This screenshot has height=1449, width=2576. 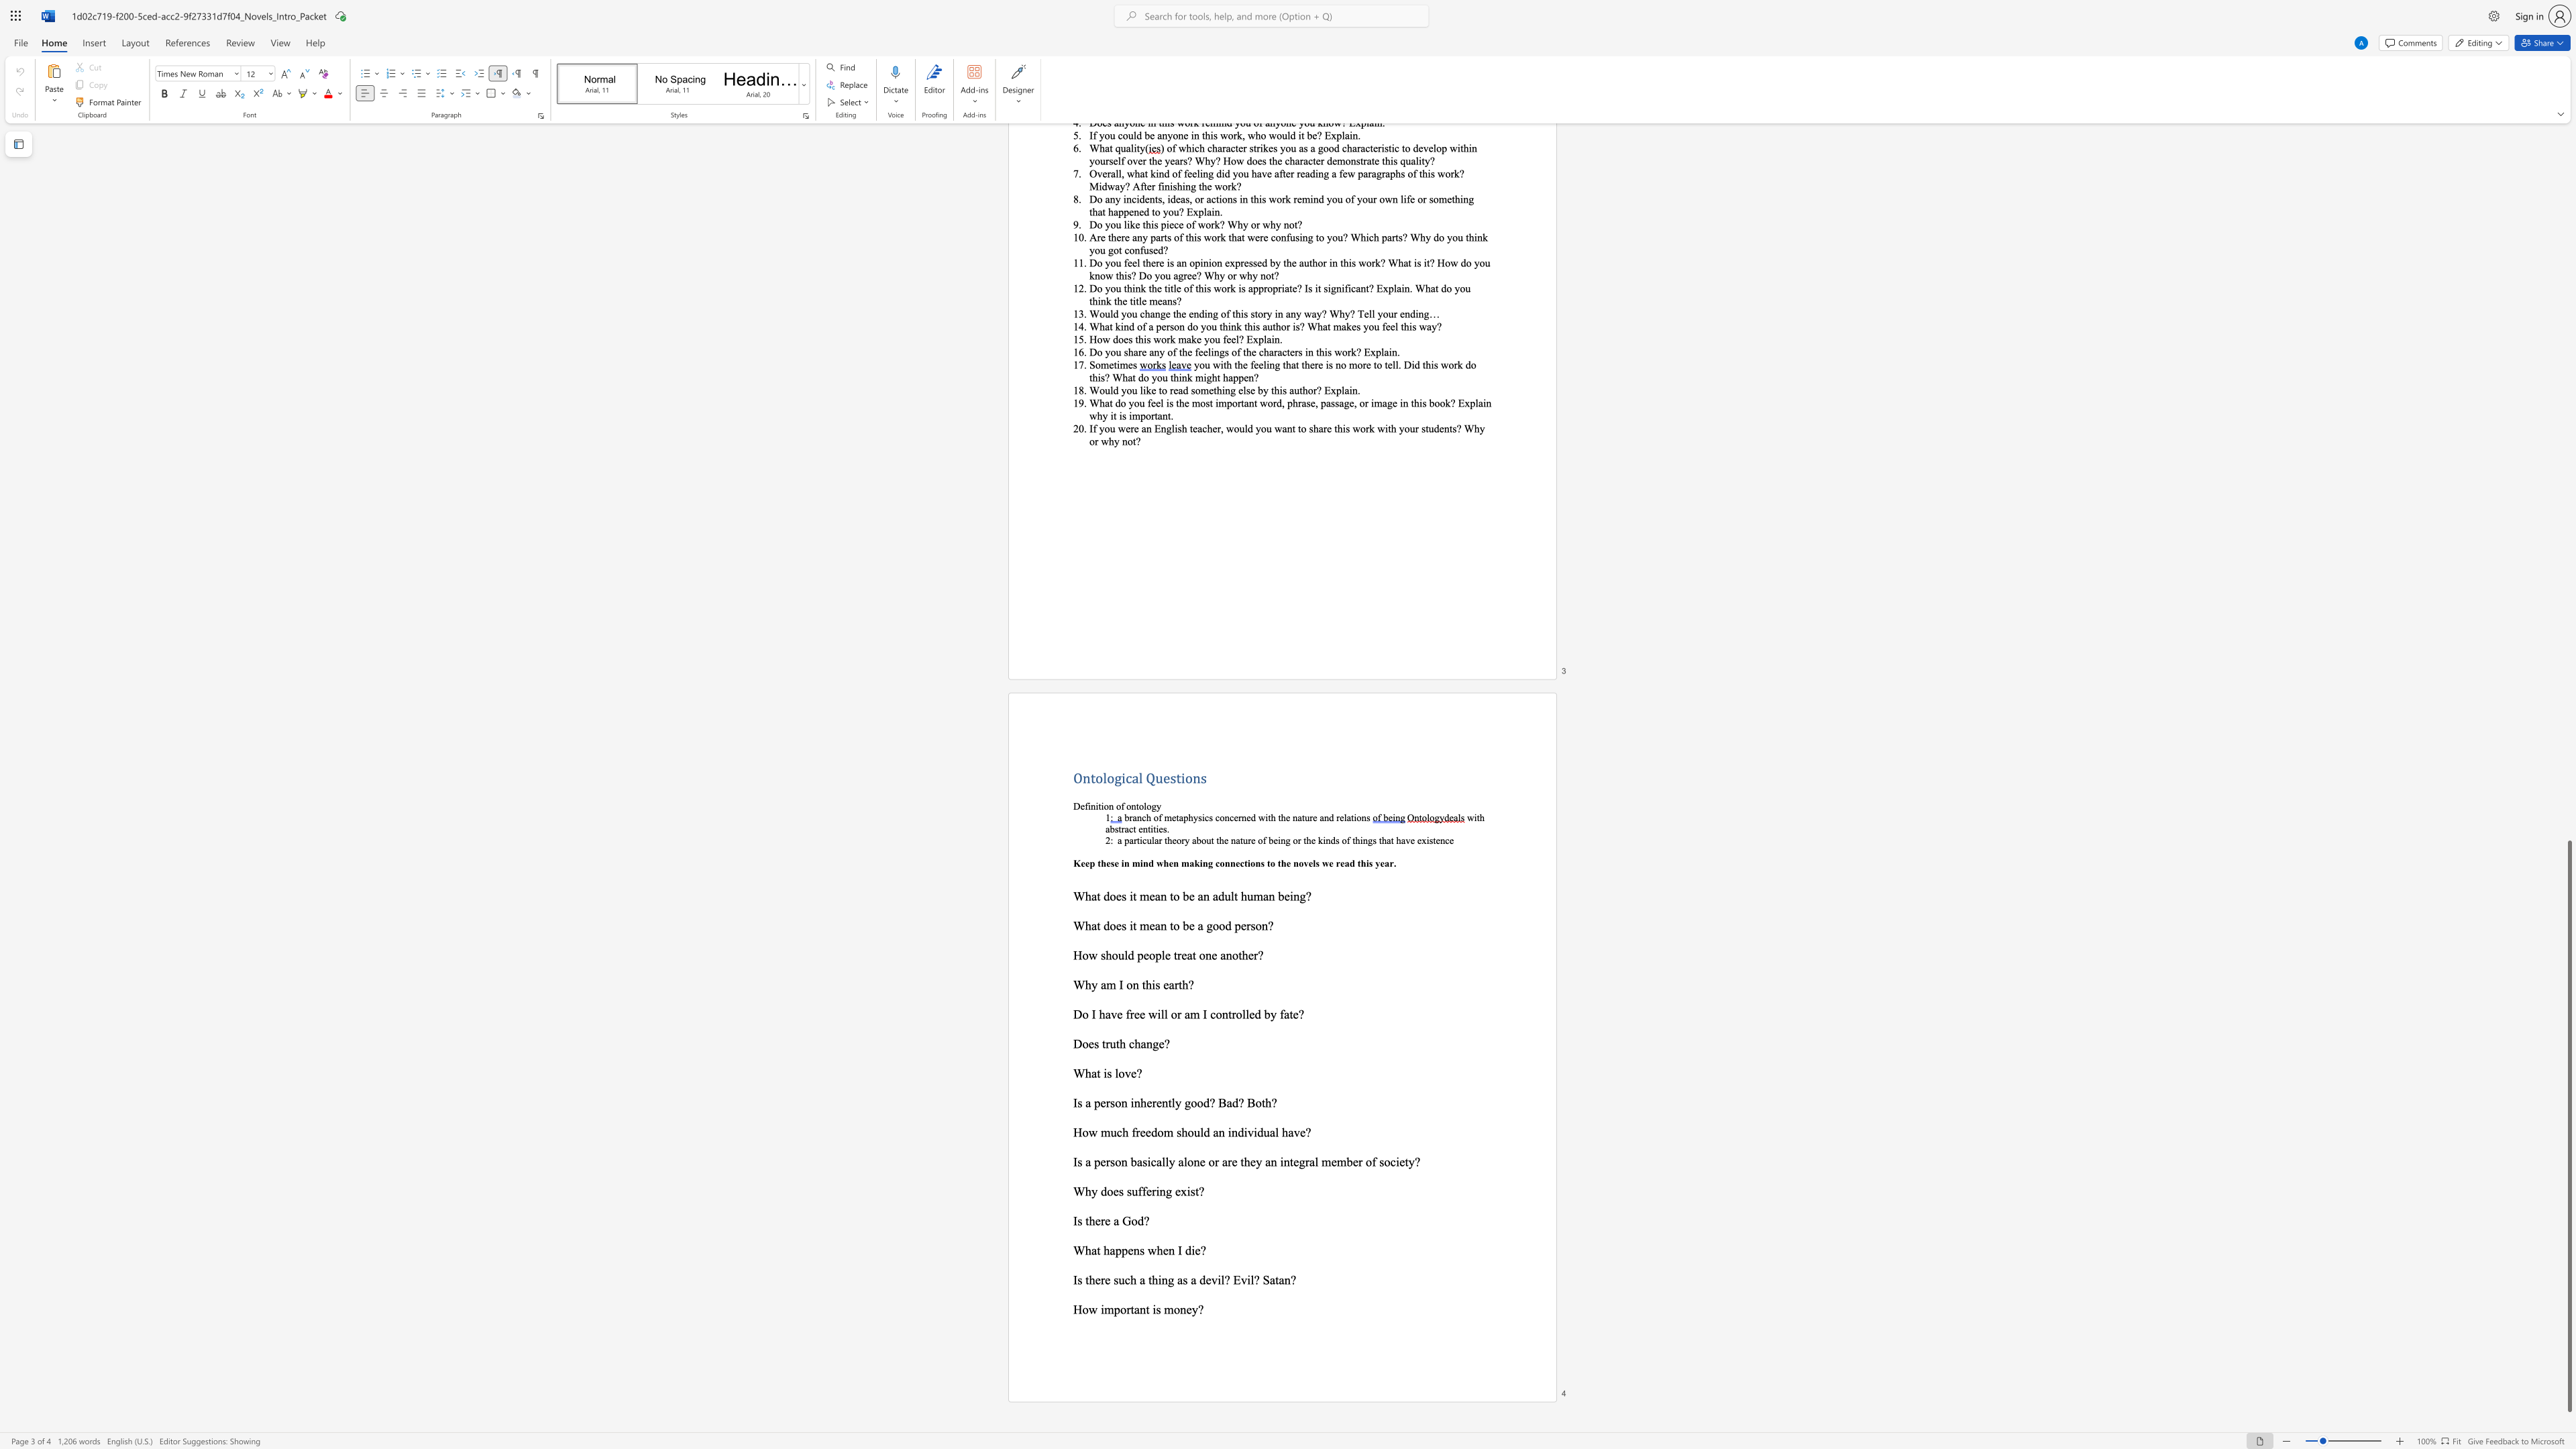 What do you see at coordinates (1196, 776) in the screenshot?
I see `the 2th character "n" in the text` at bounding box center [1196, 776].